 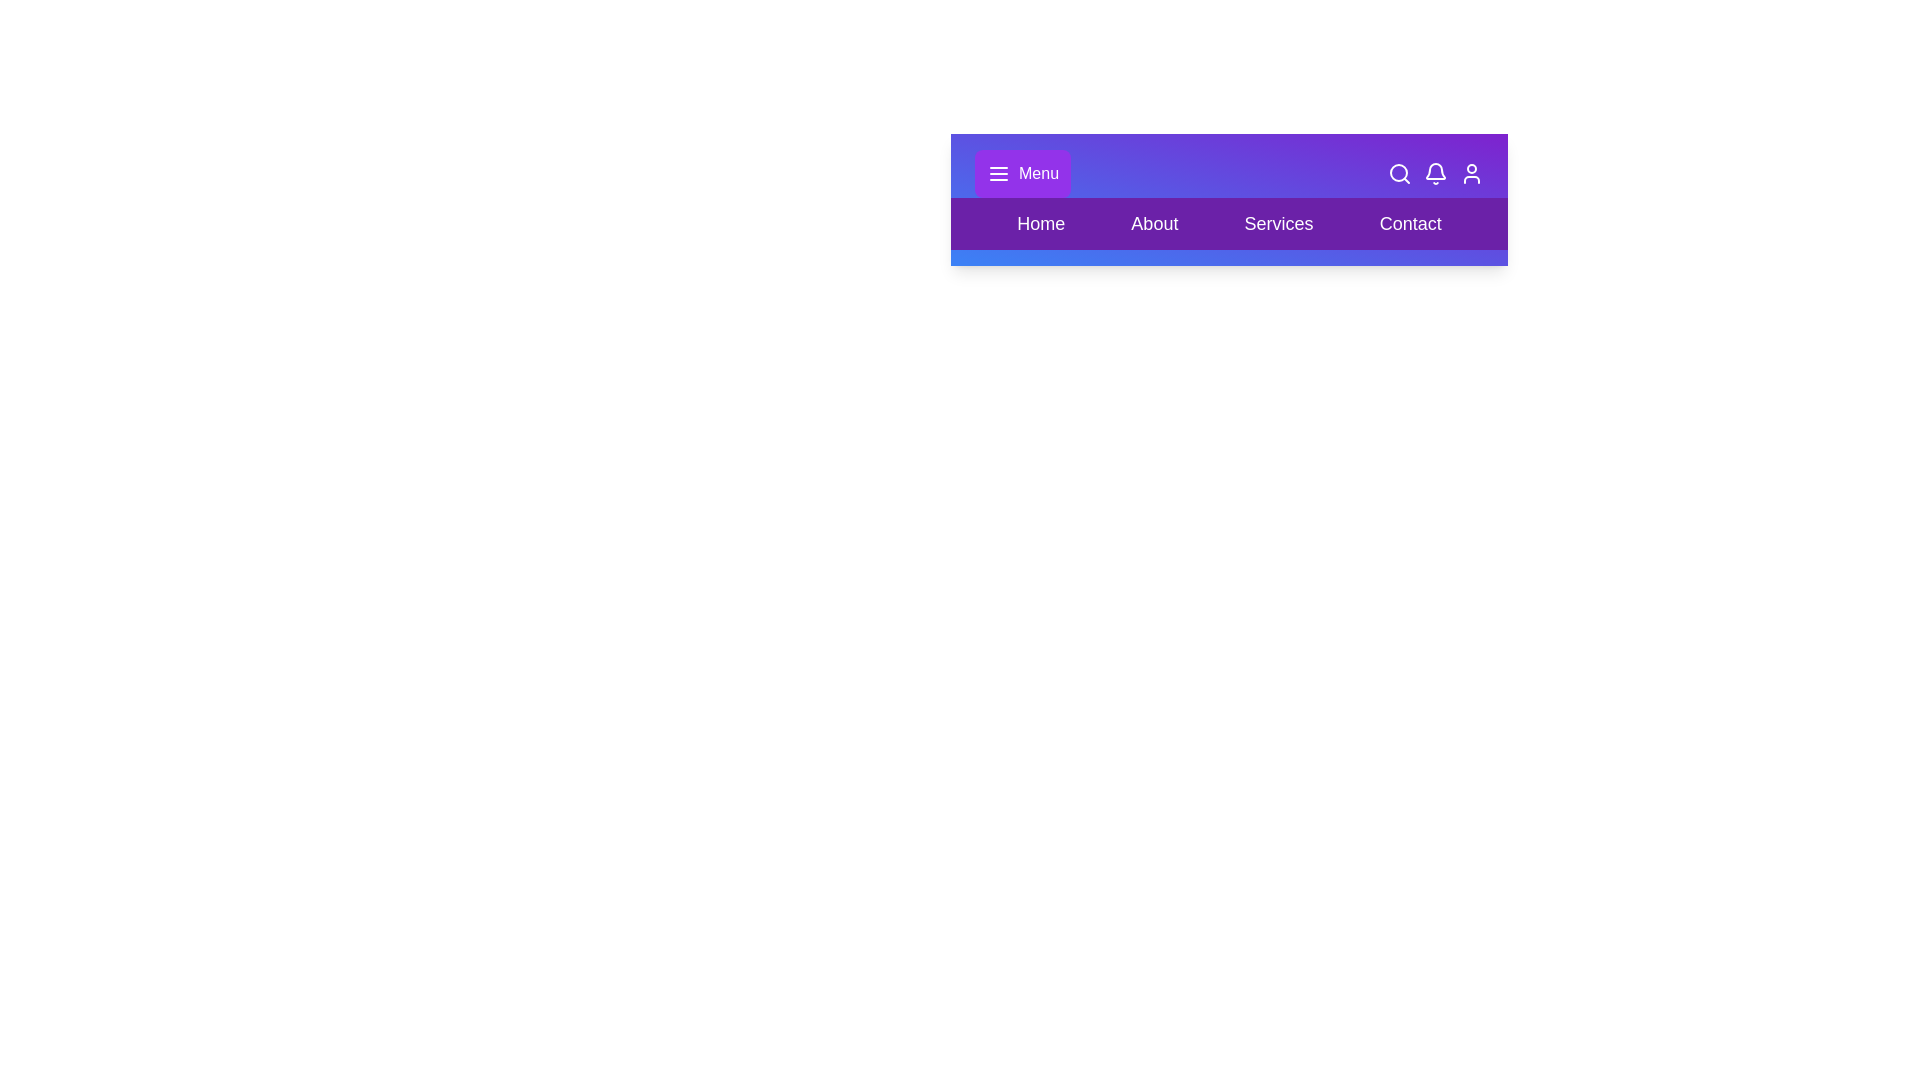 I want to click on the 'User Profile' icon to access profile settings, so click(x=1472, y=172).